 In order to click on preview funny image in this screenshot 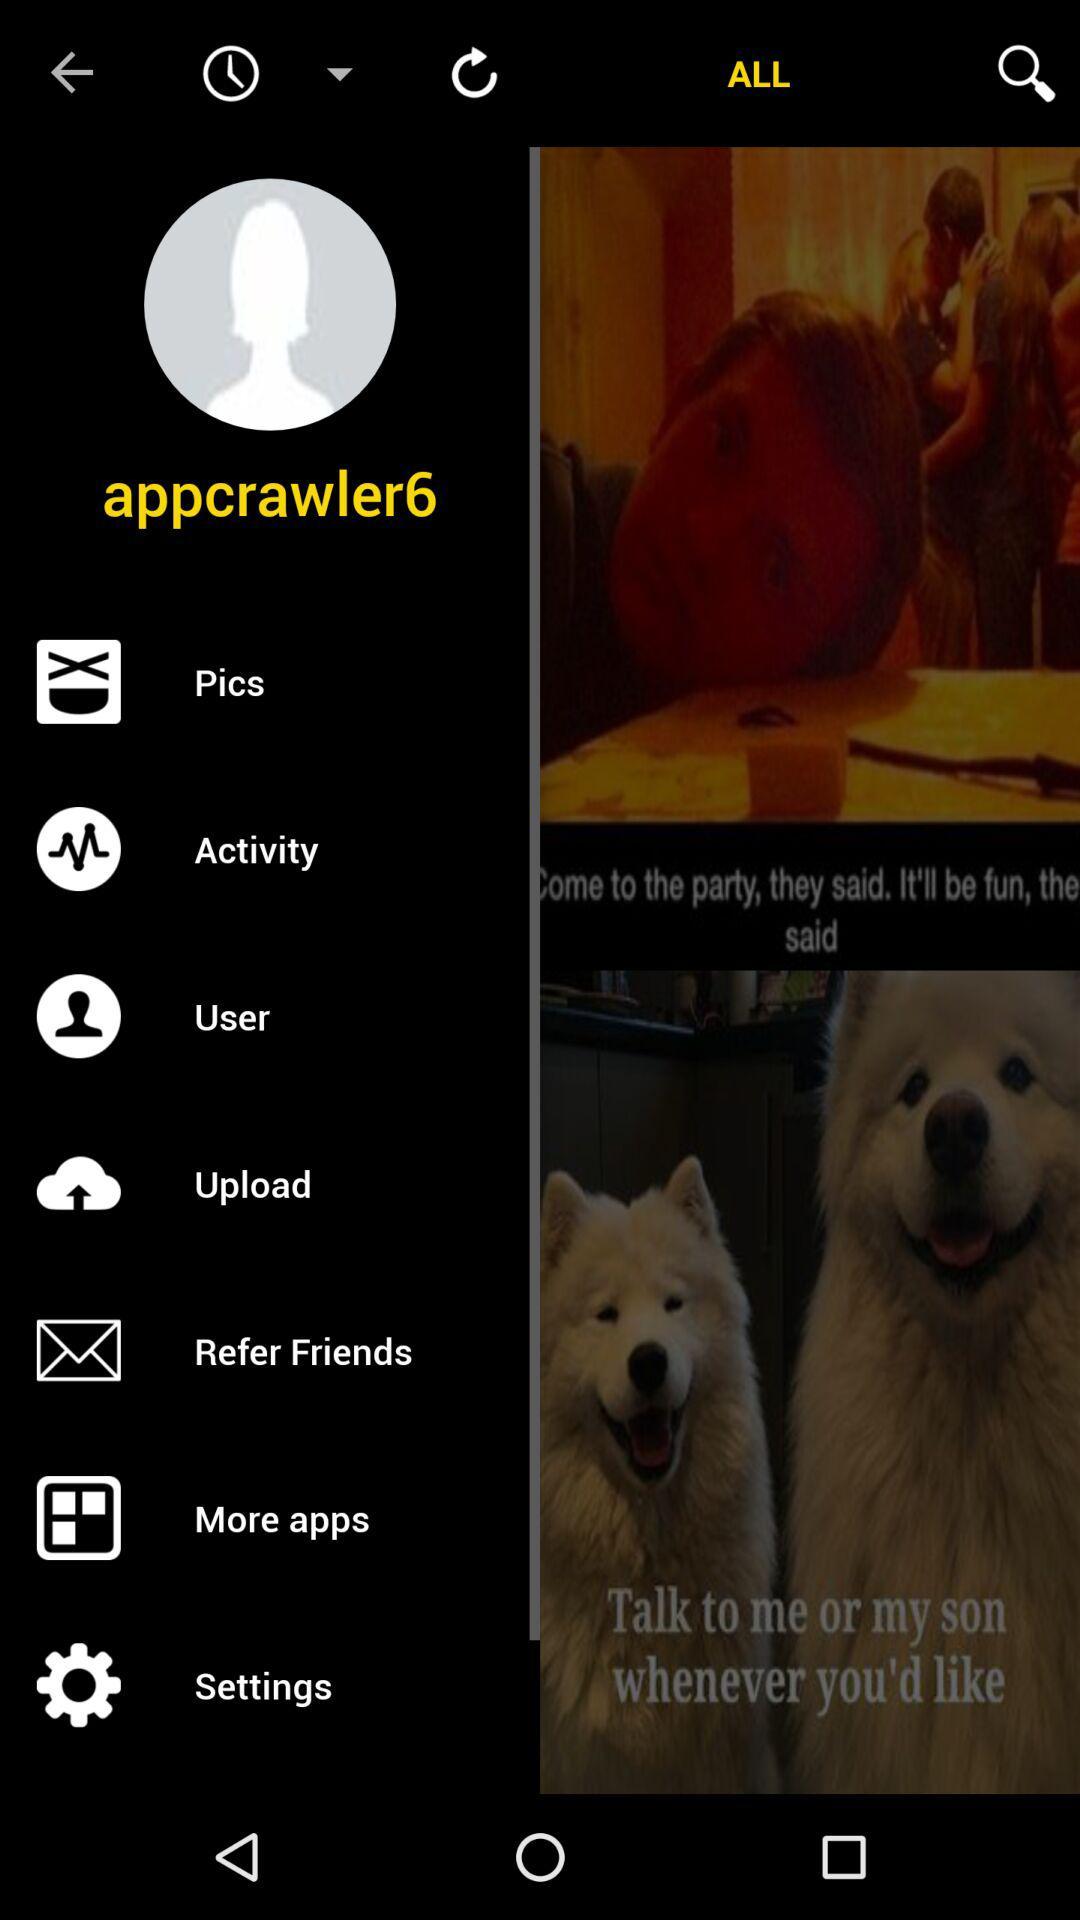, I will do `click(810, 558)`.